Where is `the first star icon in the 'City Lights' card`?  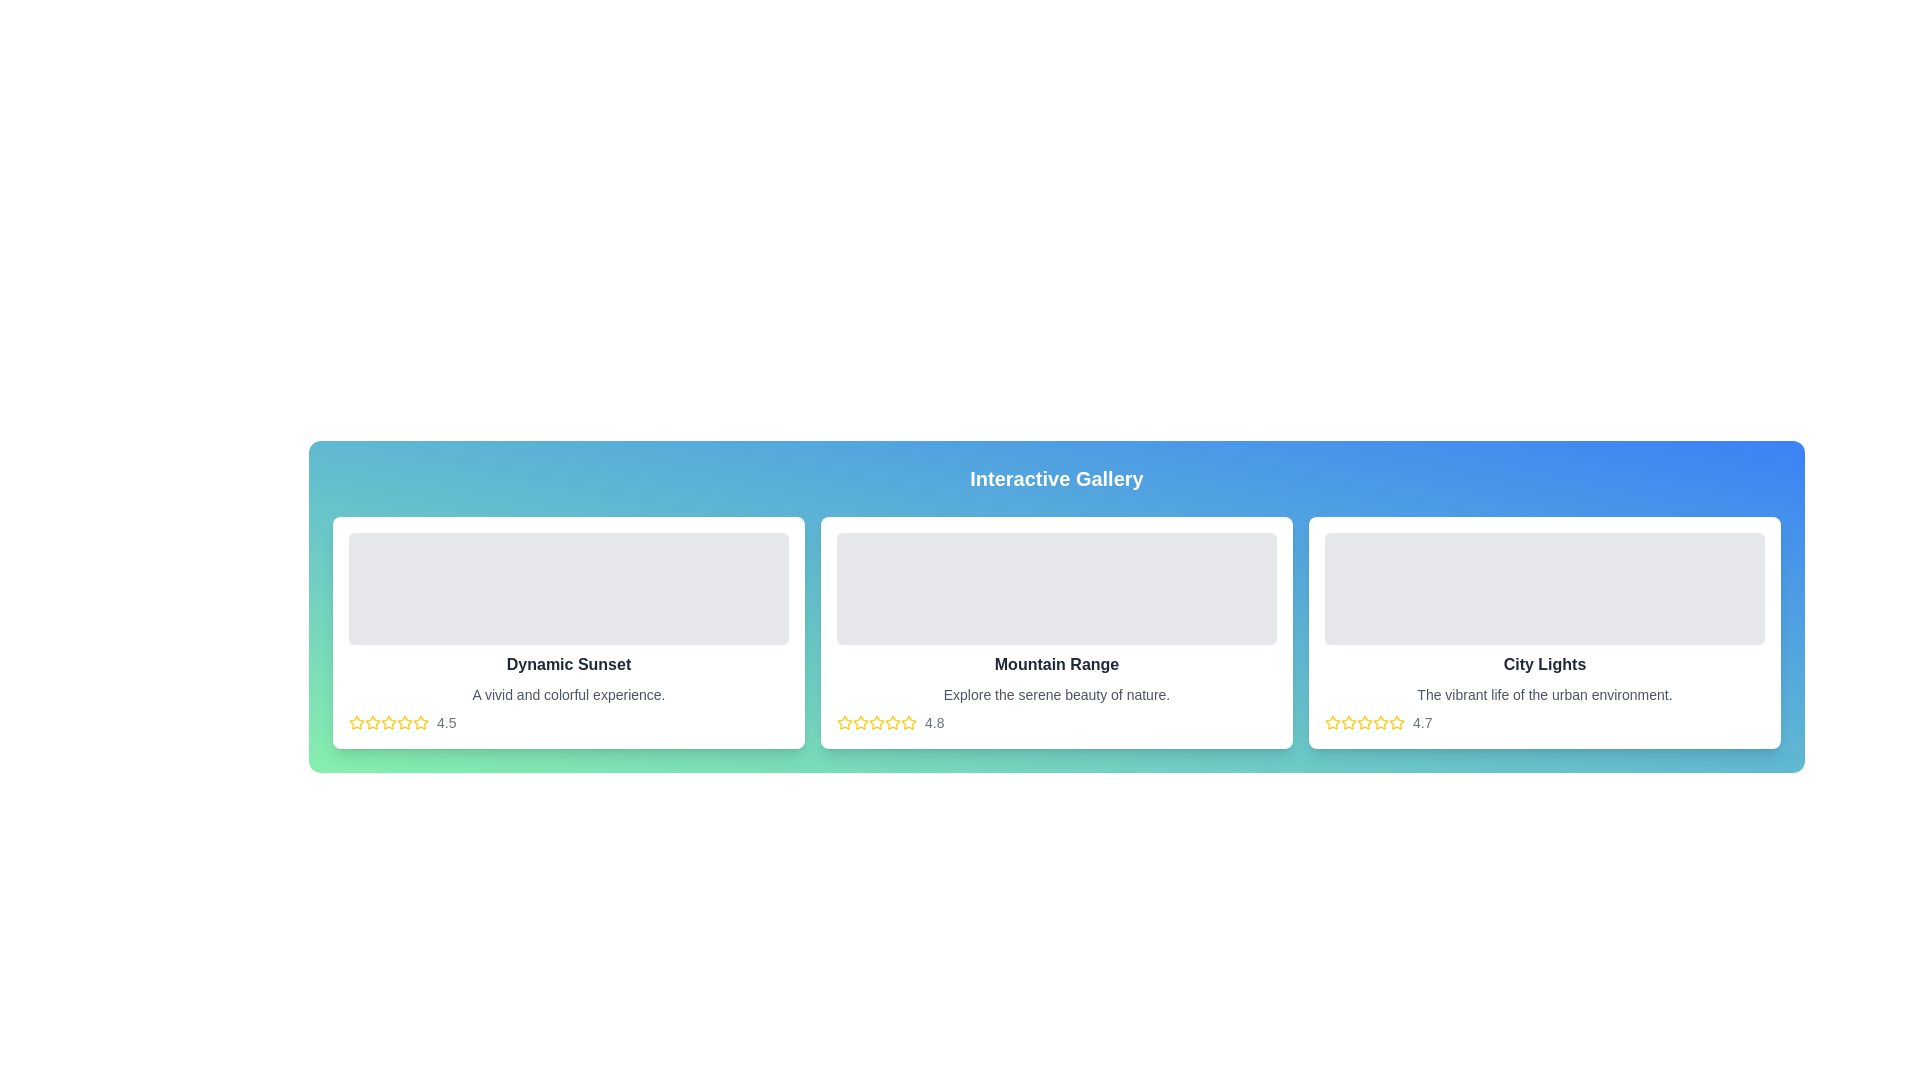
the first star icon in the 'City Lights' card is located at coordinates (1348, 721).